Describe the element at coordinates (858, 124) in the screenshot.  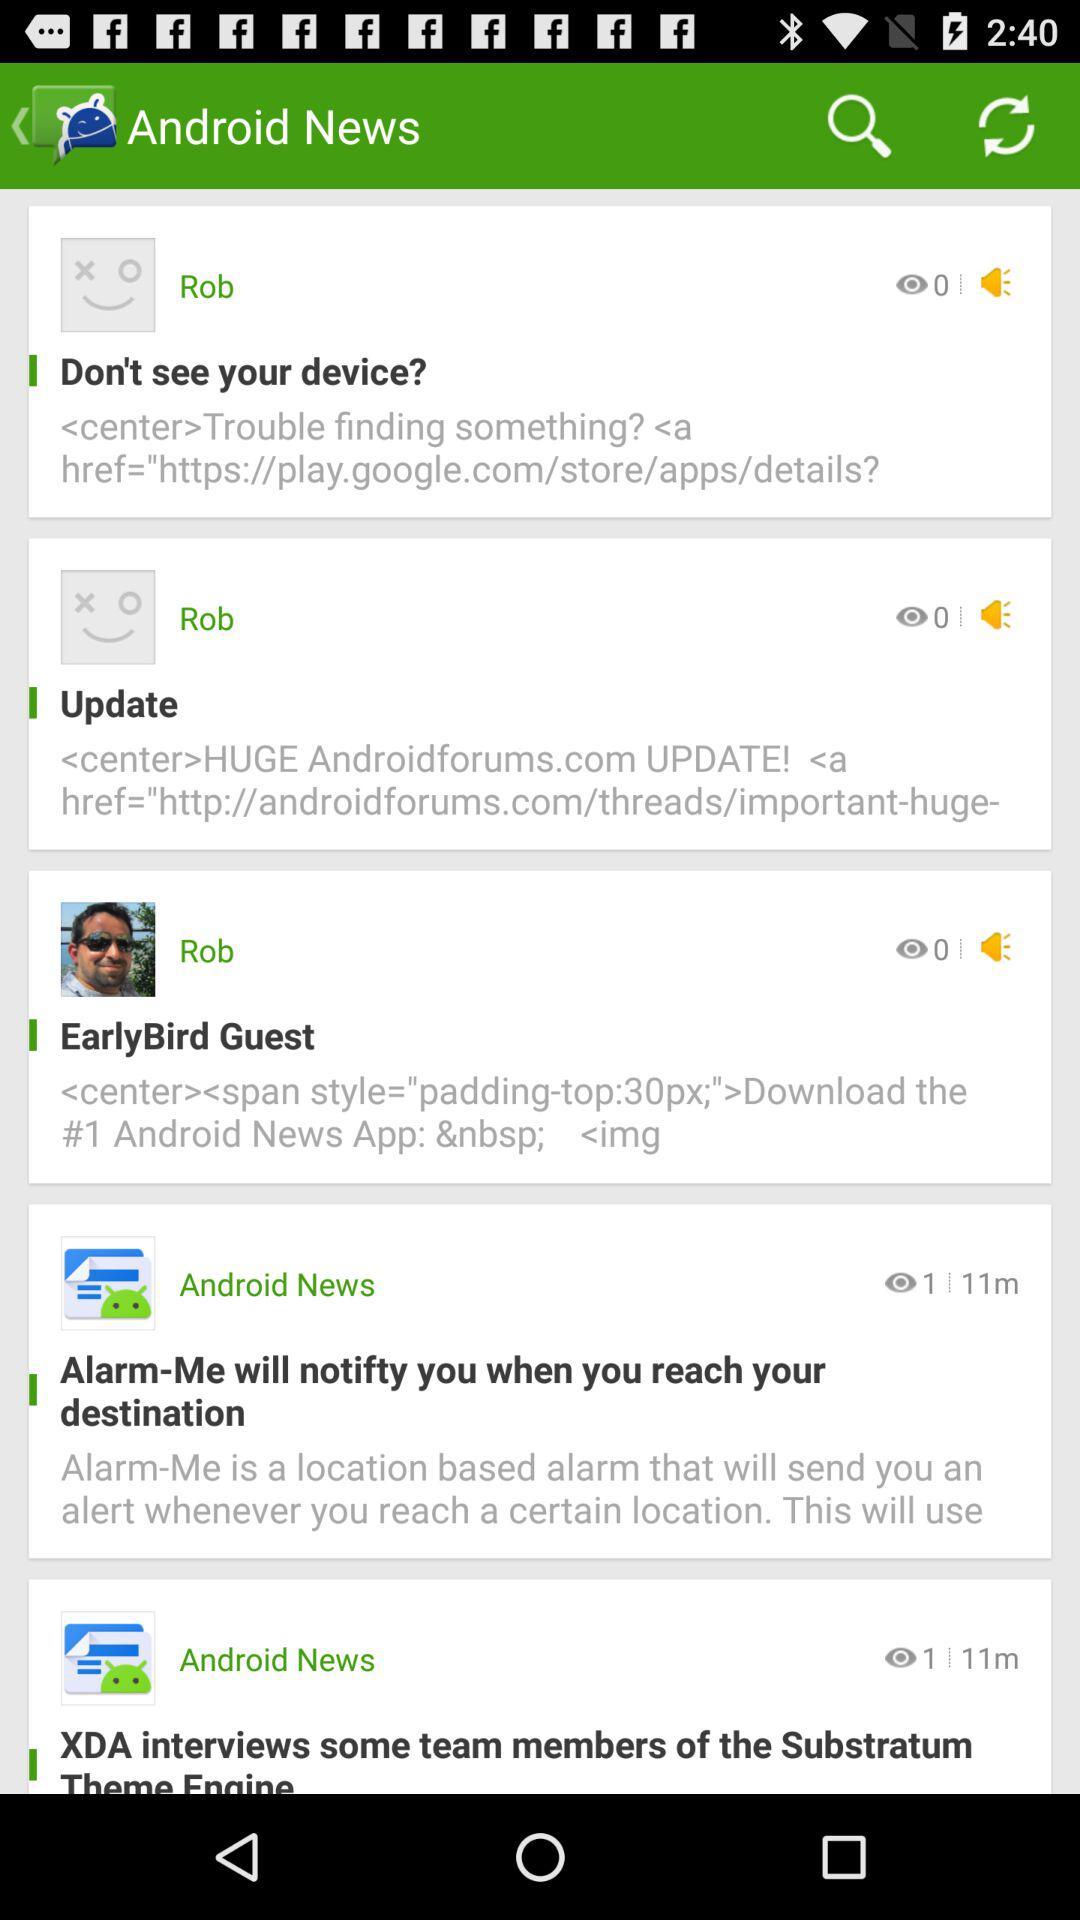
I see `icon above the 0` at that location.